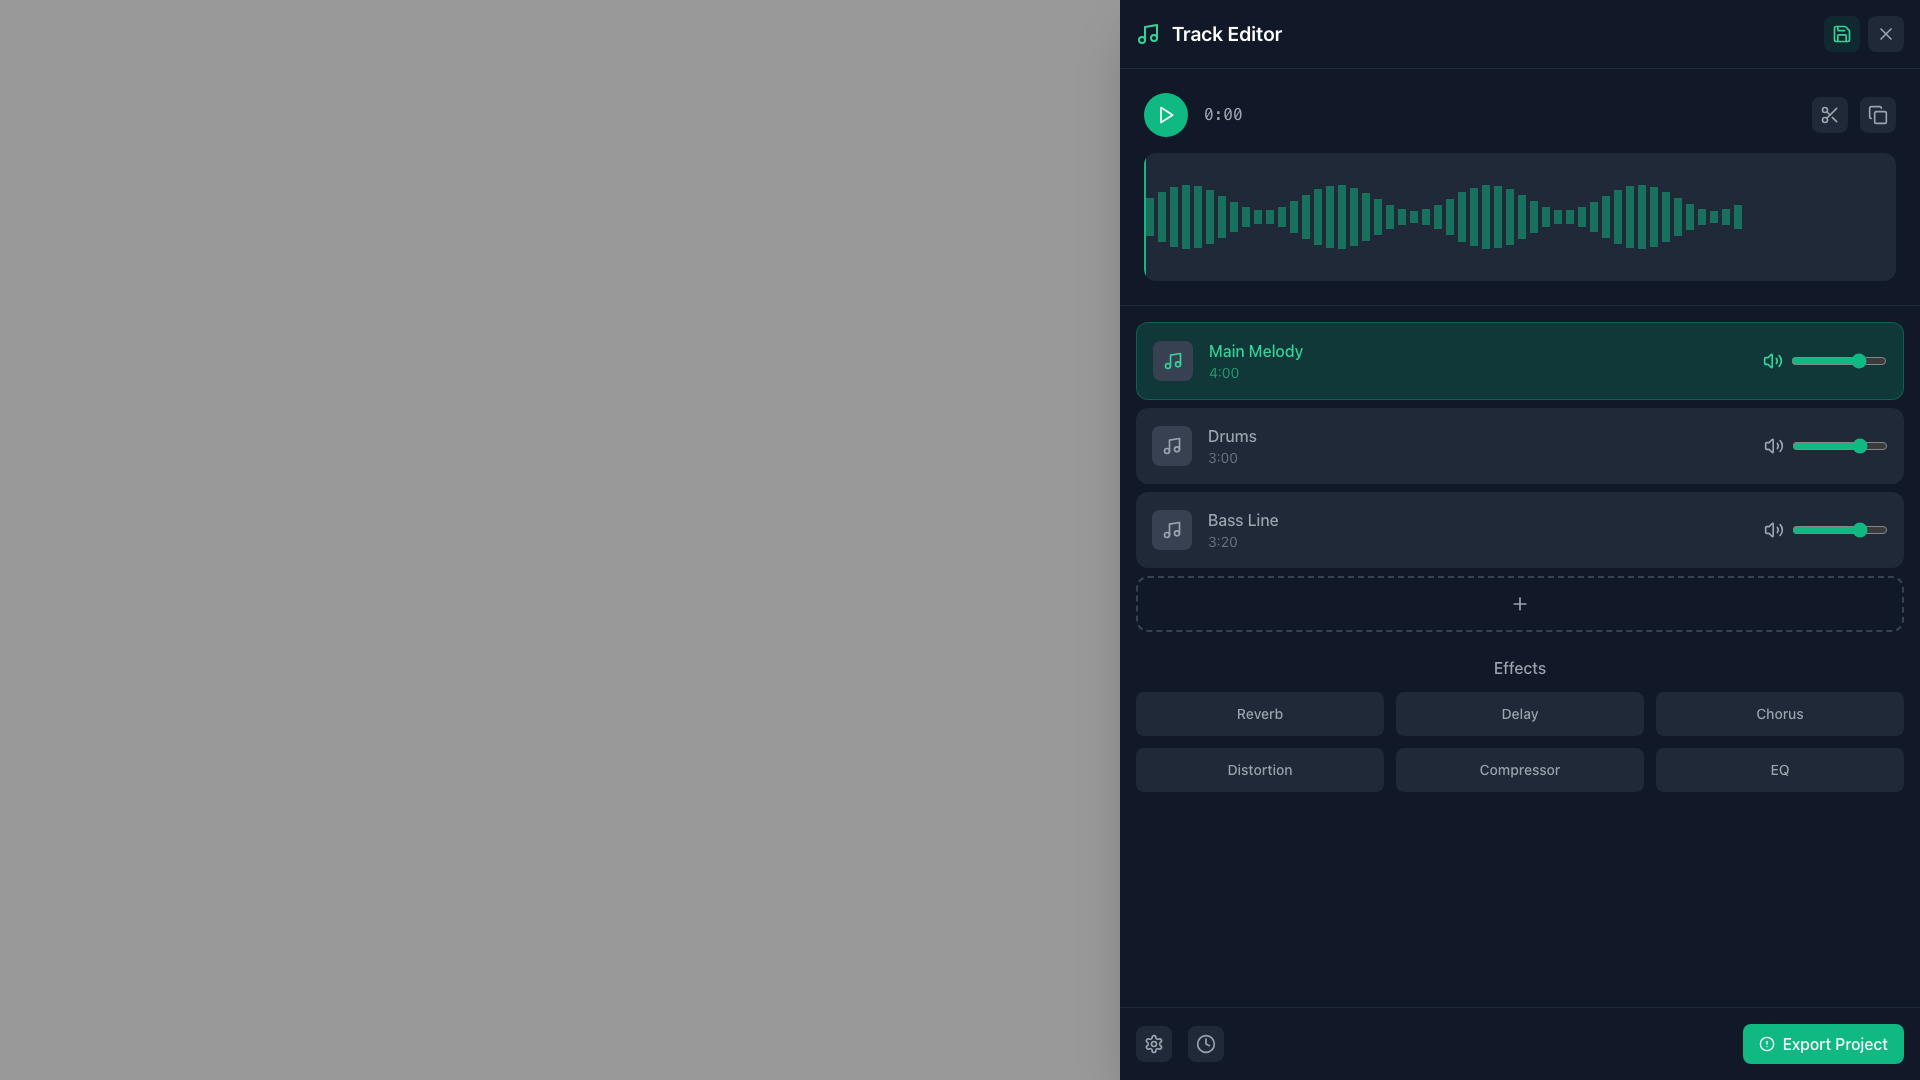  Describe the element at coordinates (1520, 603) in the screenshot. I see `the '+' icon button located centrally in the rectangular panel with dashed borders` at that location.